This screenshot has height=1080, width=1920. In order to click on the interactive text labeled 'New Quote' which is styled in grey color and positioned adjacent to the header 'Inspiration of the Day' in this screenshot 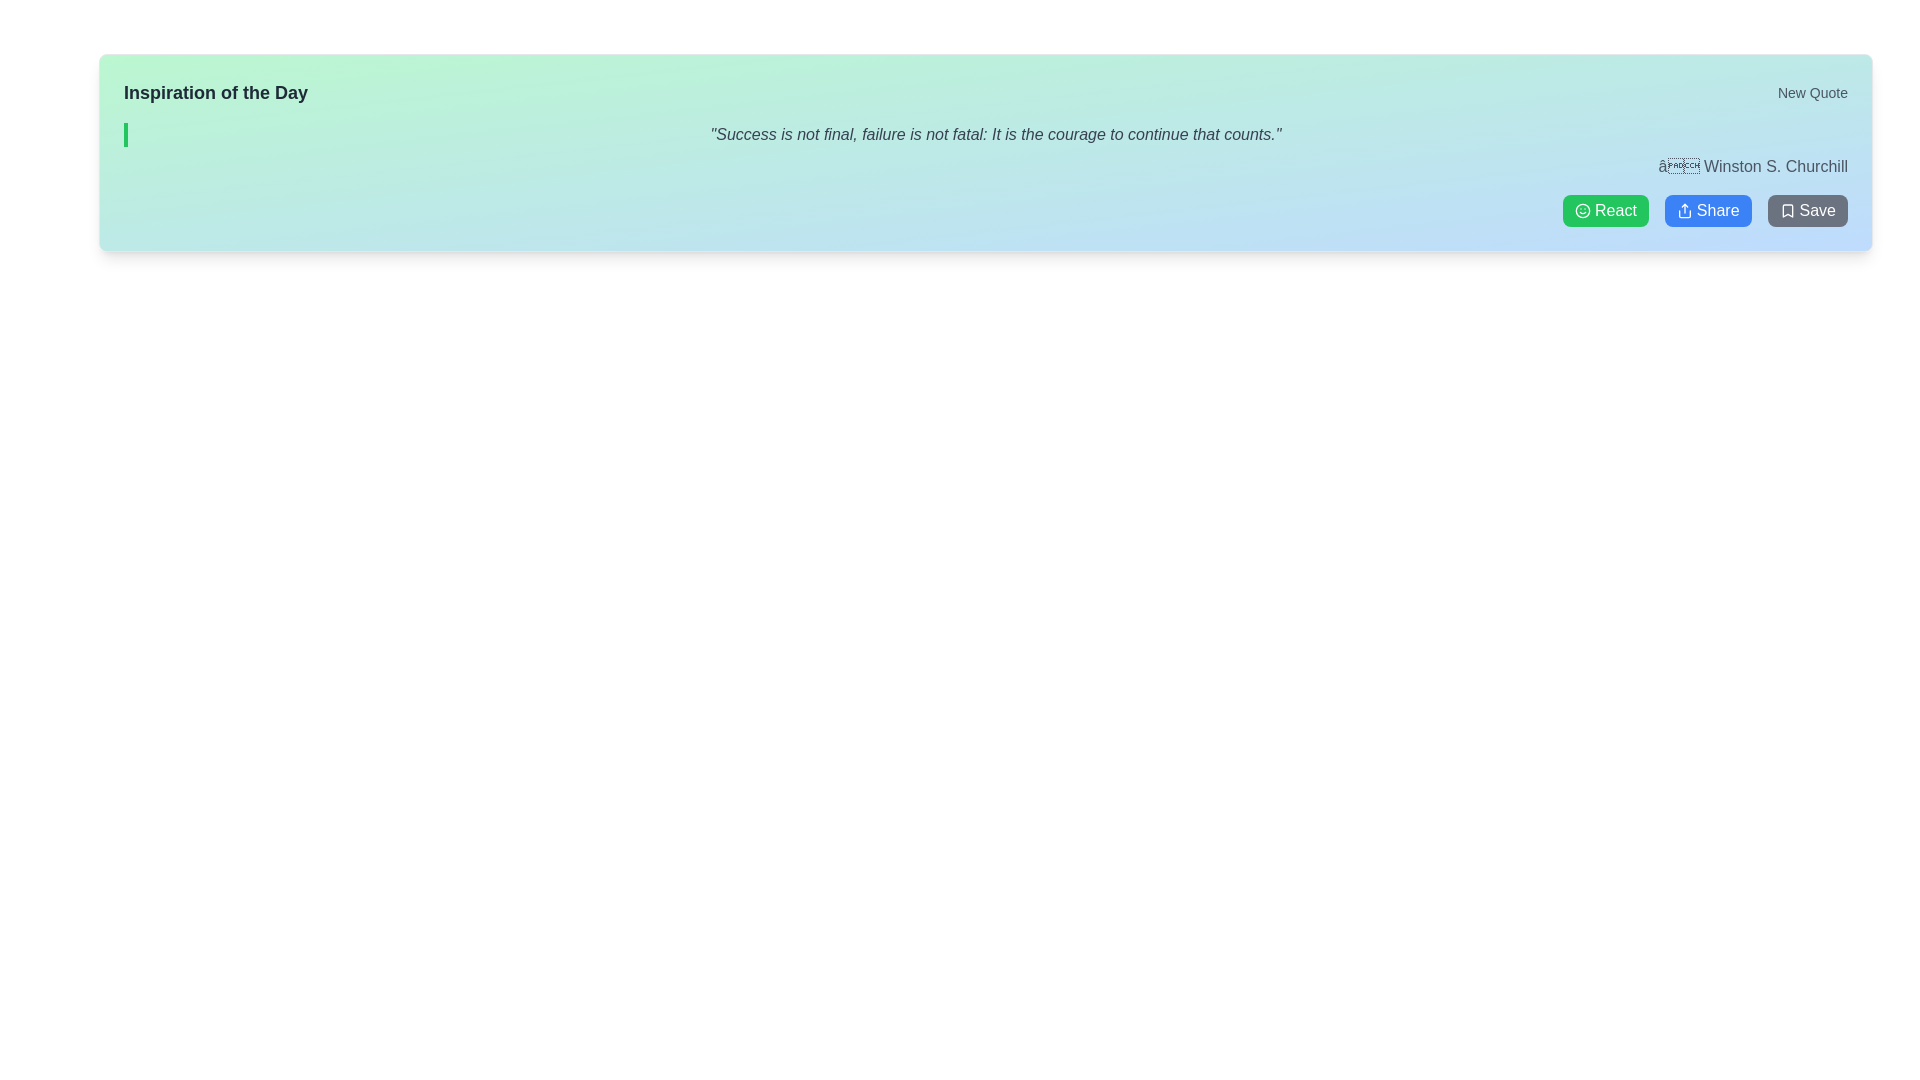, I will do `click(1813, 92)`.